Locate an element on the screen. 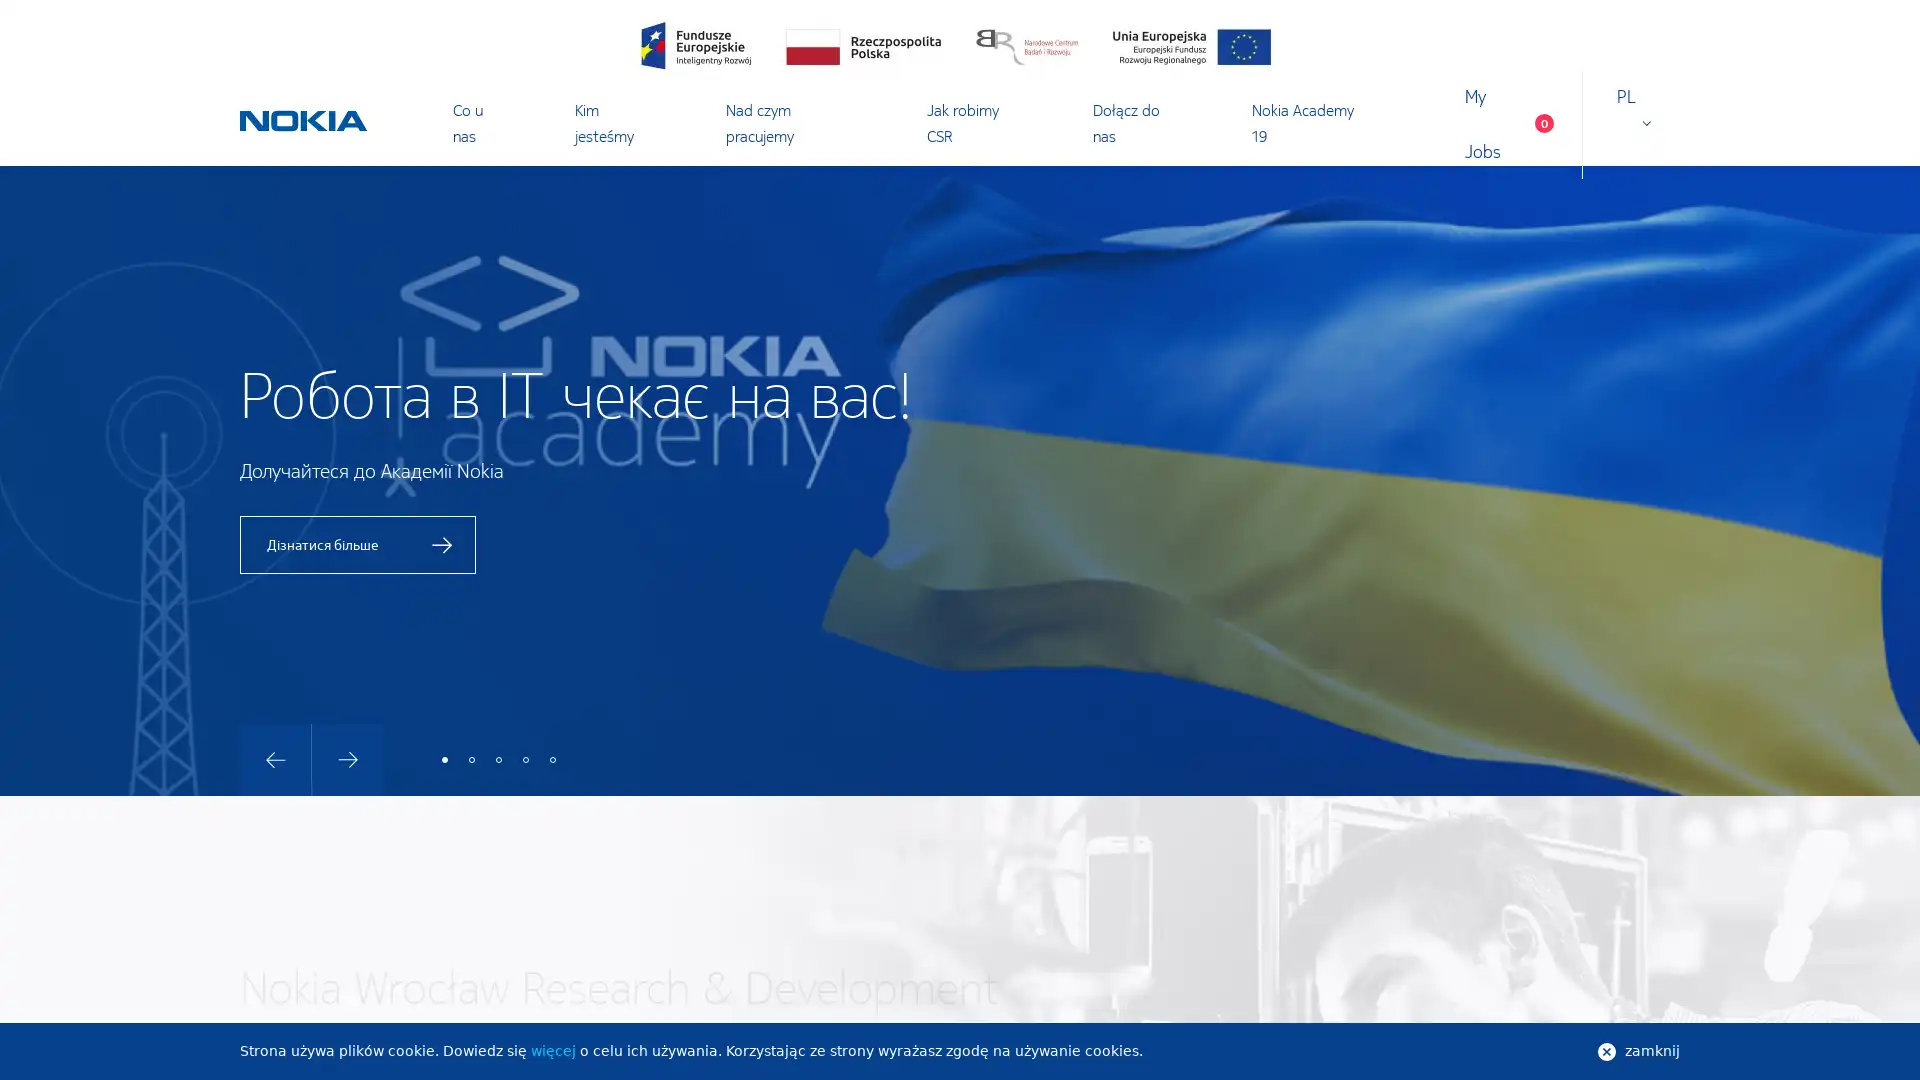 Image resolution: width=1920 pixels, height=1080 pixels. Go to slide 5 is located at coordinates (552, 759).